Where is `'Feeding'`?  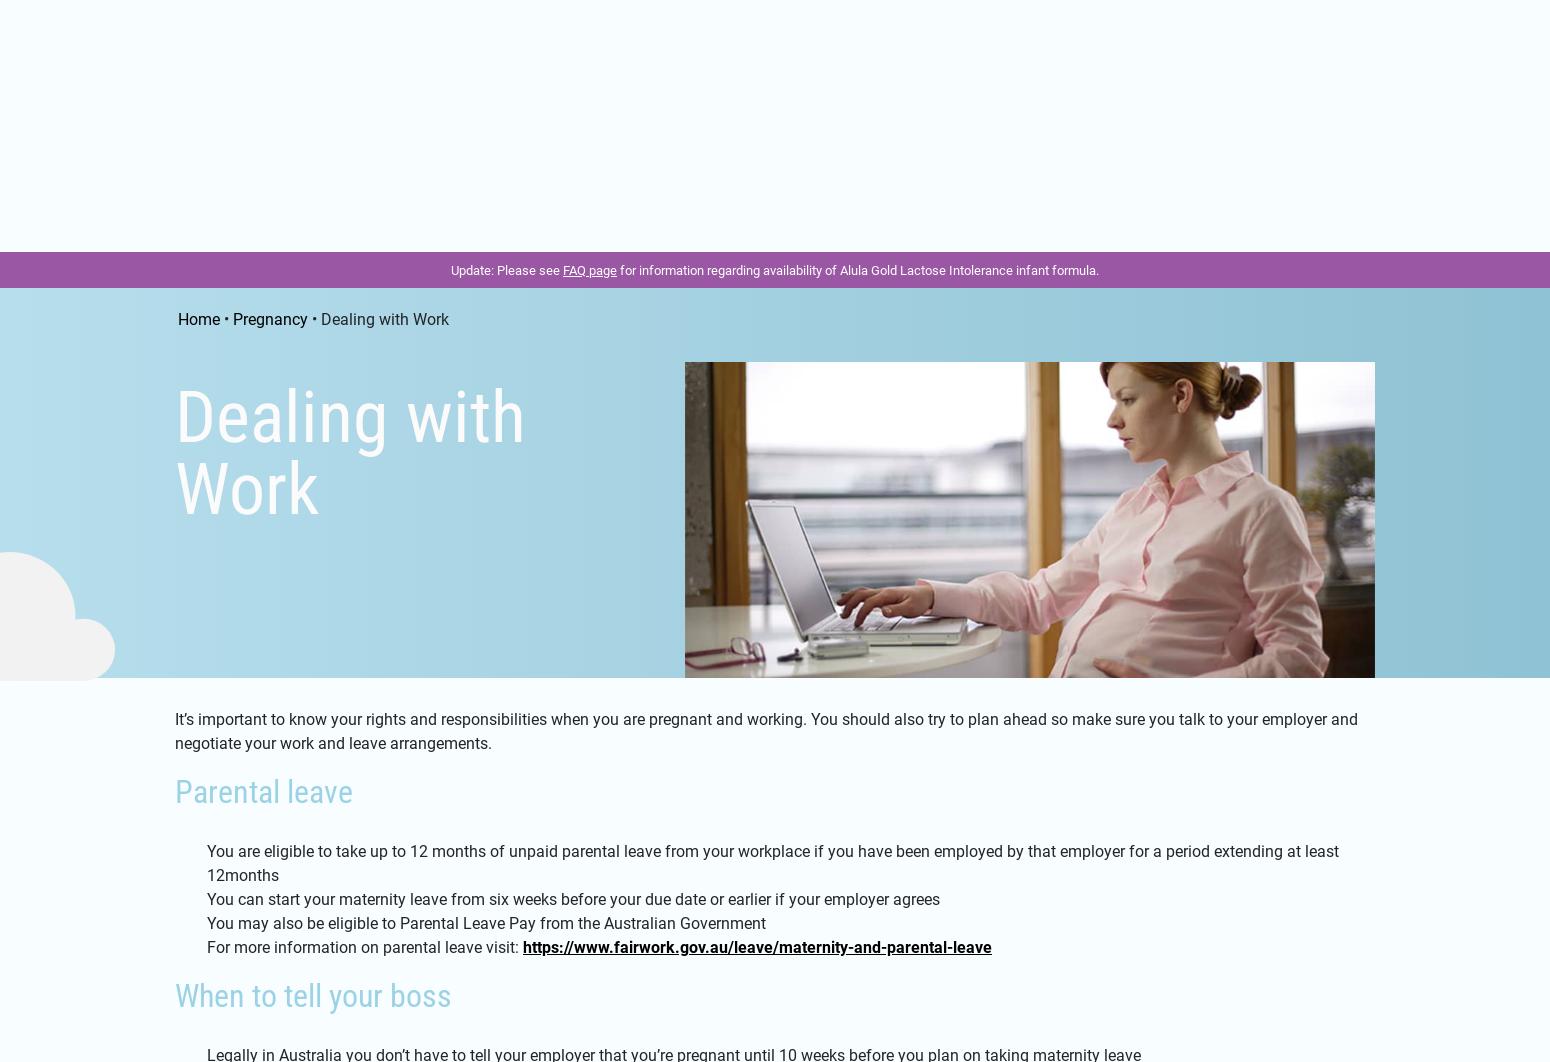
'Feeding' is located at coordinates (1074, 230).